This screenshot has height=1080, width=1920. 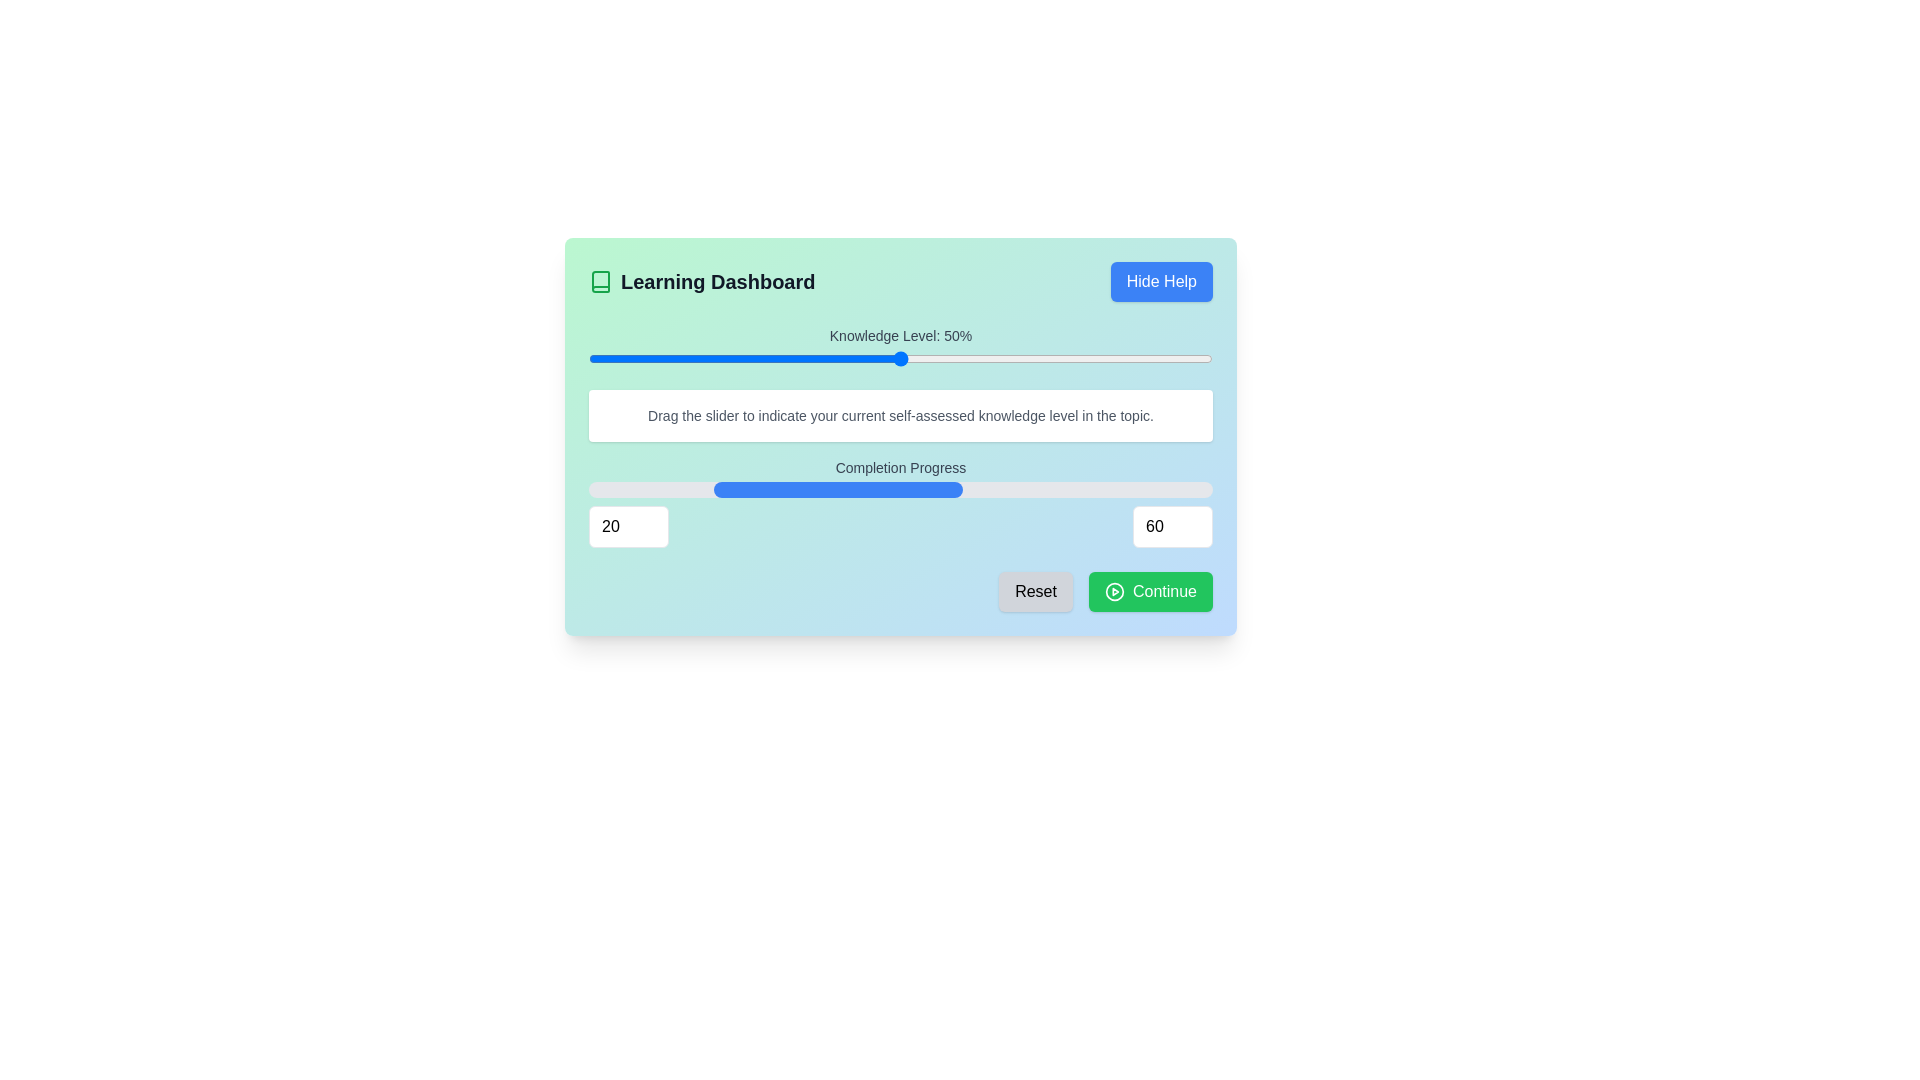 I want to click on the width of the progress bar indicator to determine the current level of completion, which is visually represented within the gray rounded progress bar, so click(x=838, y=489).